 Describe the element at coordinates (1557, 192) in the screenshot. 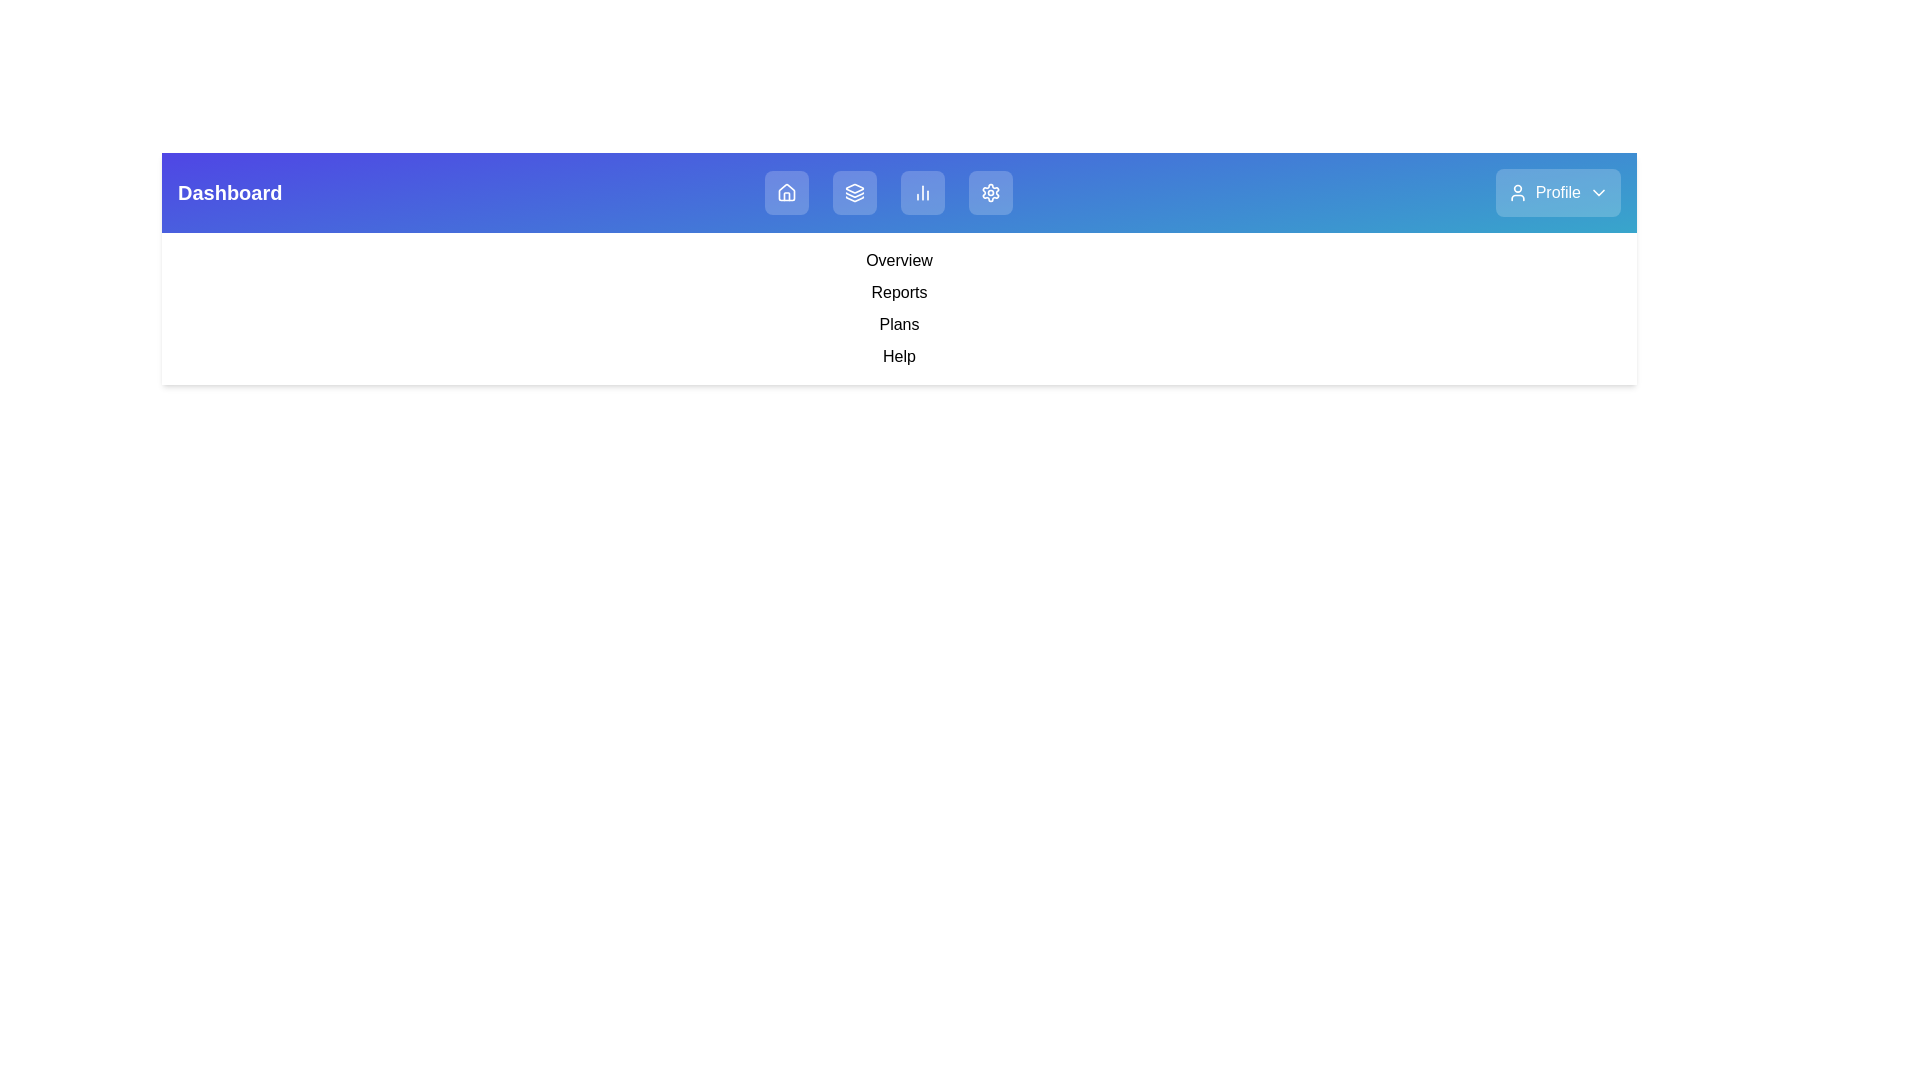

I see `the 'Profile' button to toggle the profile menu` at that location.